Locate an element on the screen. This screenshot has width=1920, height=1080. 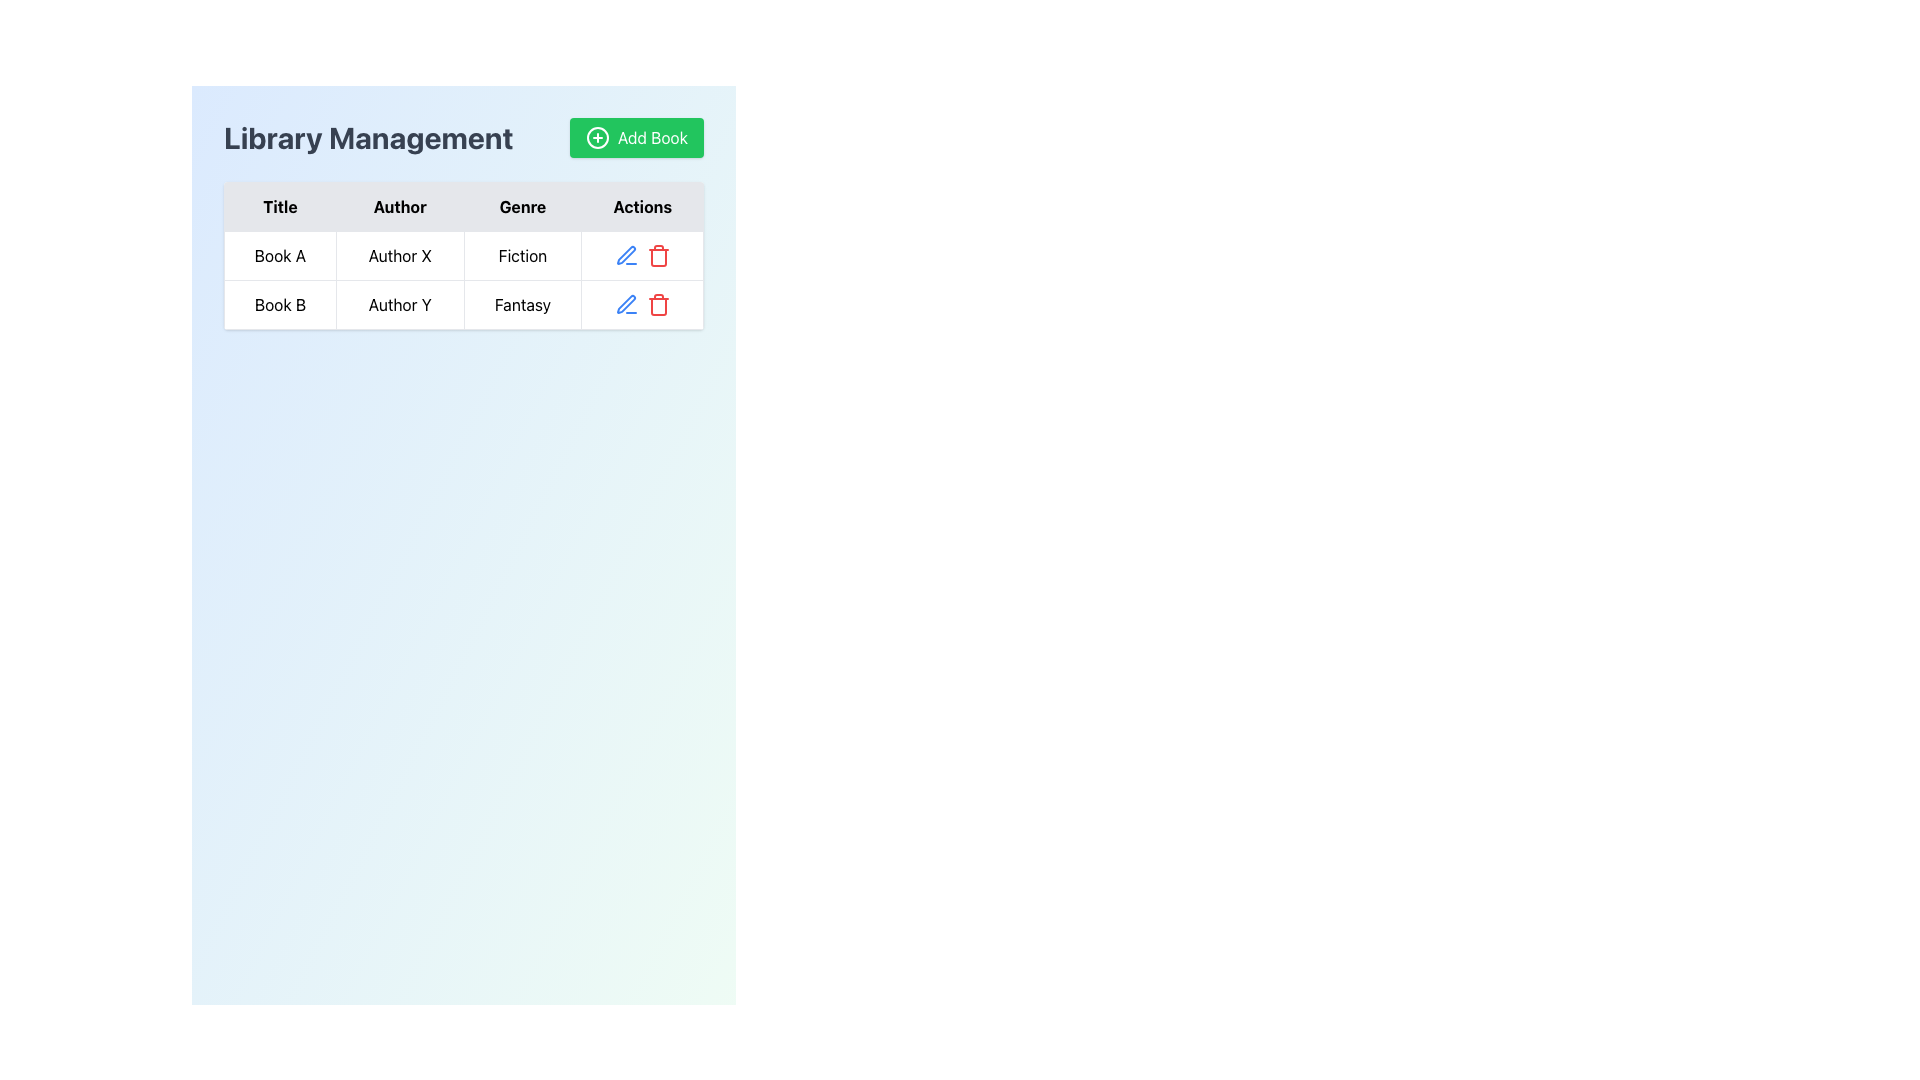
the text label displaying the genre 'Fantasy' in the Genre column of the data table, aligned with 'Book B' and 'Author Y' is located at coordinates (523, 304).